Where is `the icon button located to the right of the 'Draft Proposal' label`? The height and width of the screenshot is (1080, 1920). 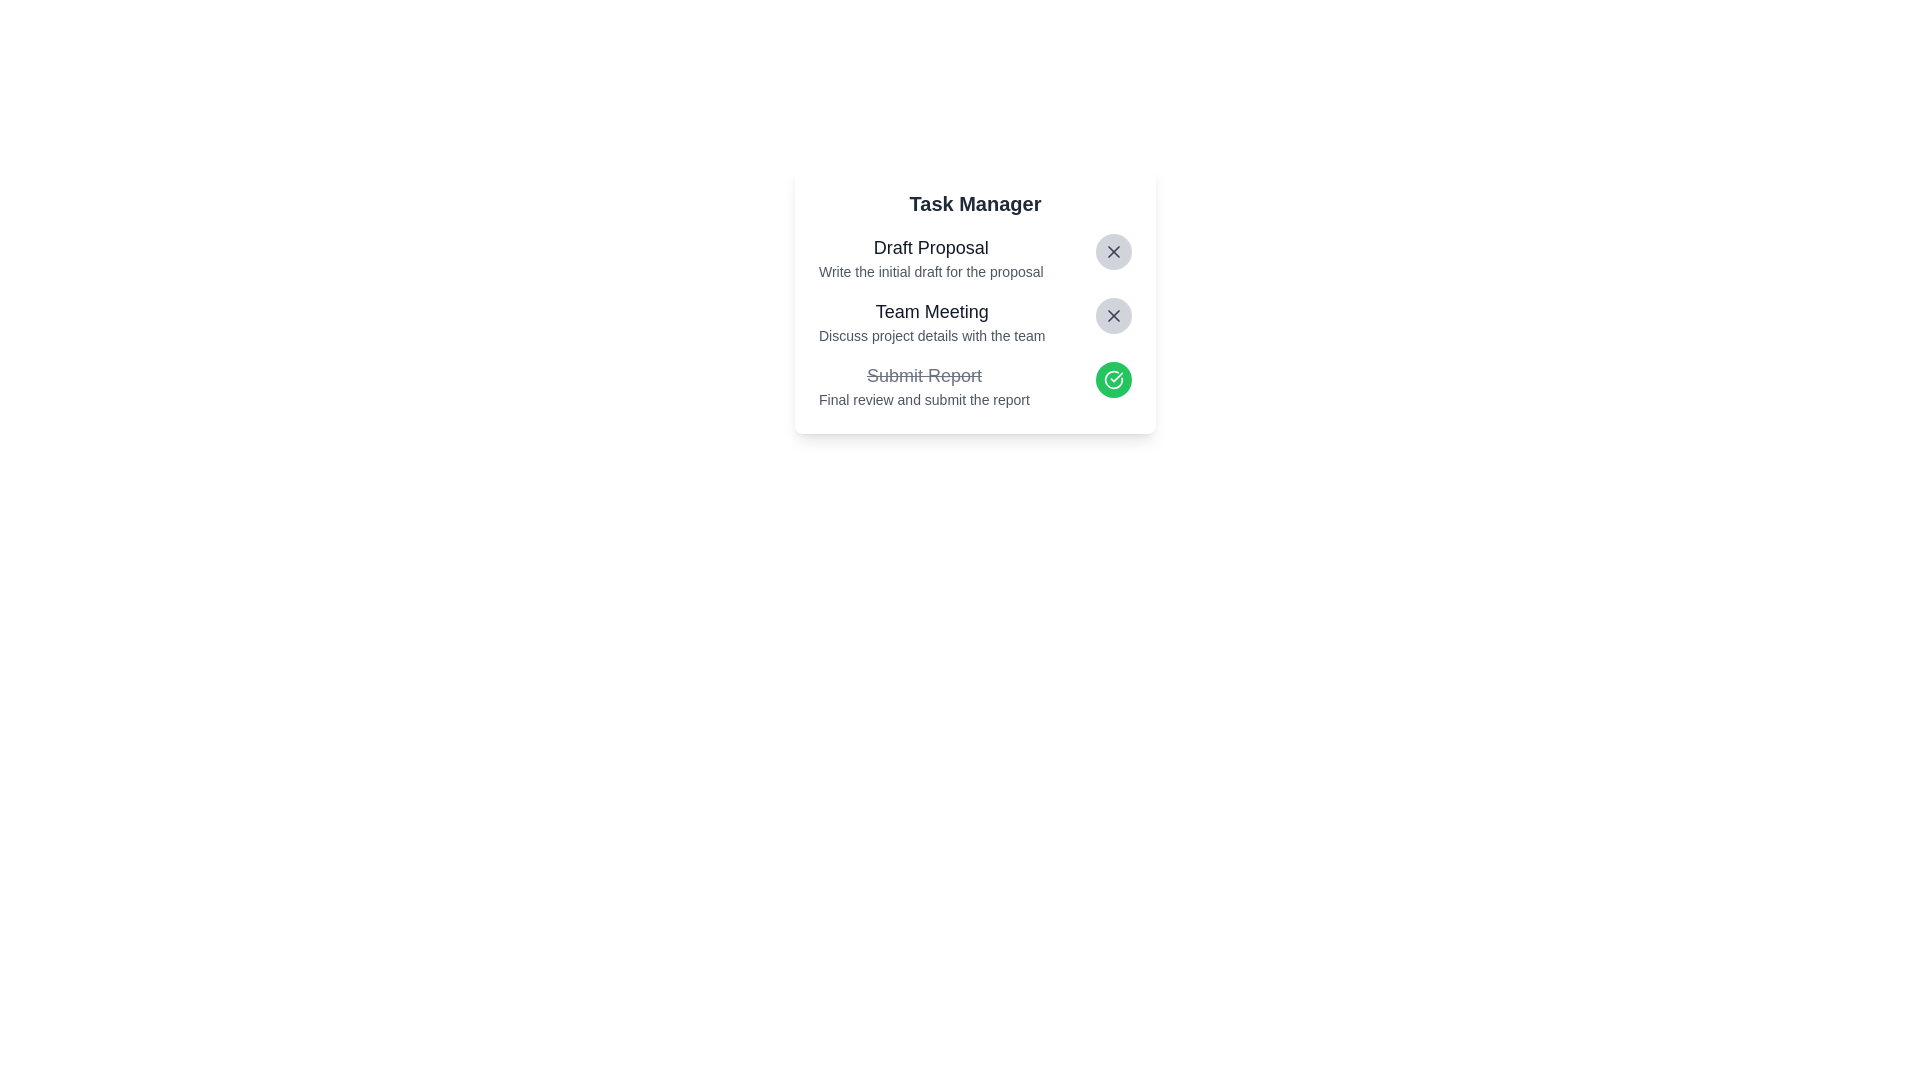
the icon button located to the right of the 'Draft Proposal' label is located at coordinates (1112, 315).